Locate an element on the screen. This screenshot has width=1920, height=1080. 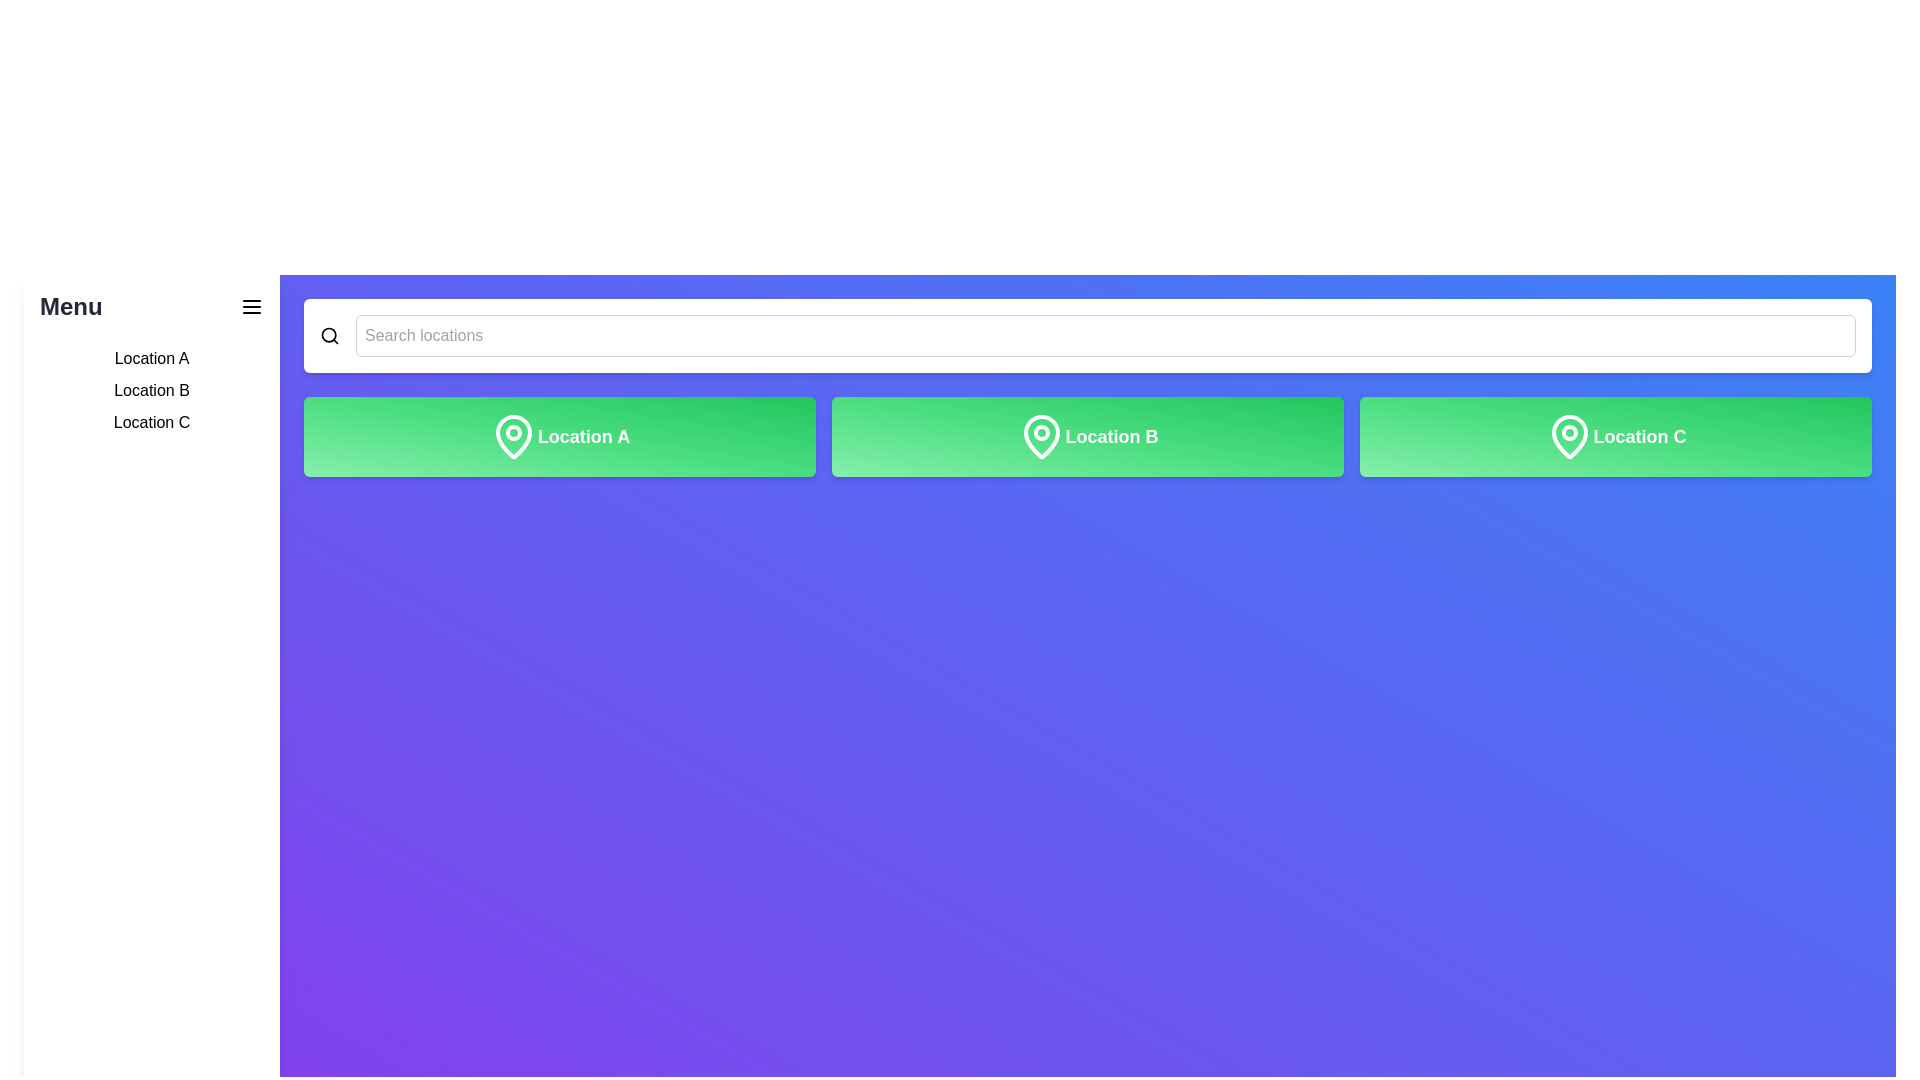
the location marker icon that visually represents 'Location B', which is centrally placed in the interface immediately preceding the text 'Location B' is located at coordinates (1040, 435).